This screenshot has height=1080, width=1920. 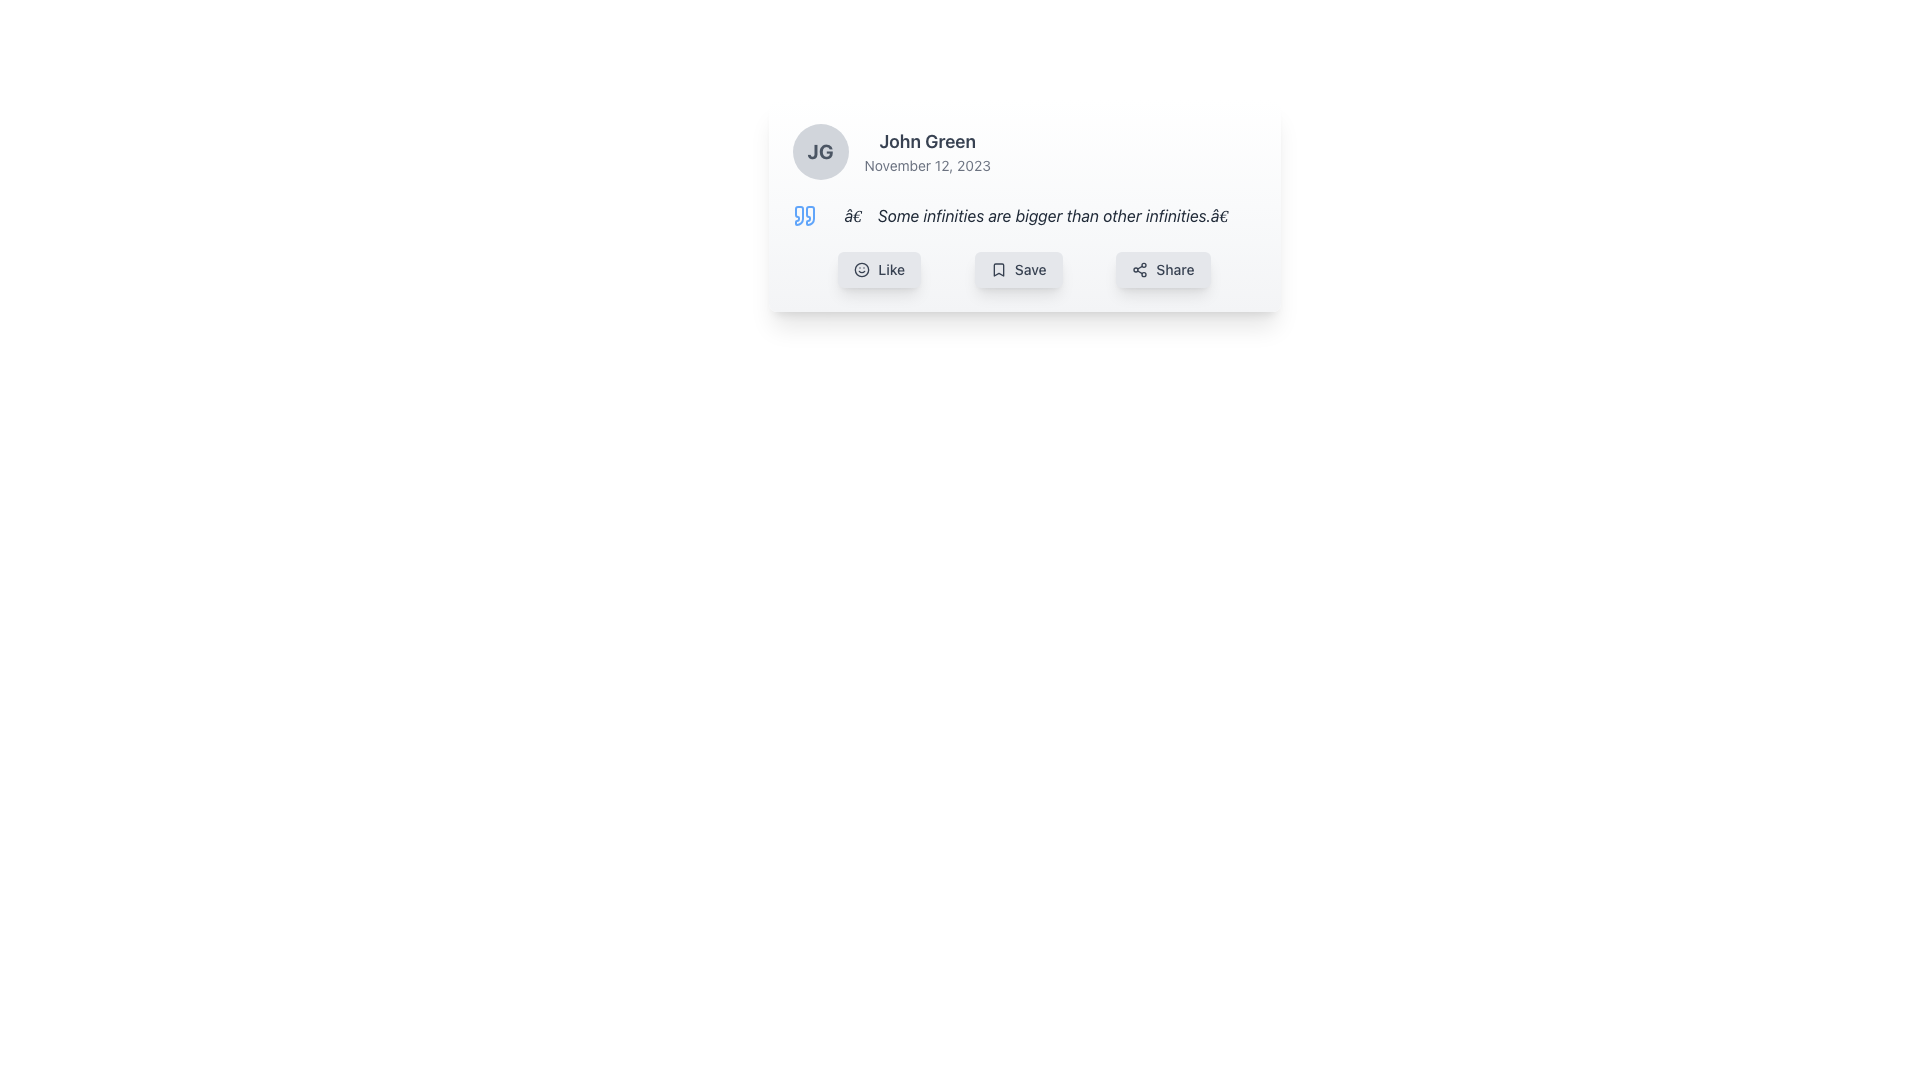 What do you see at coordinates (926, 141) in the screenshot?
I see `text label displaying 'John Green', which is bold and larger than surrounding text, located at the top-left of the card layout above the date 'November 12, 2023'` at bounding box center [926, 141].